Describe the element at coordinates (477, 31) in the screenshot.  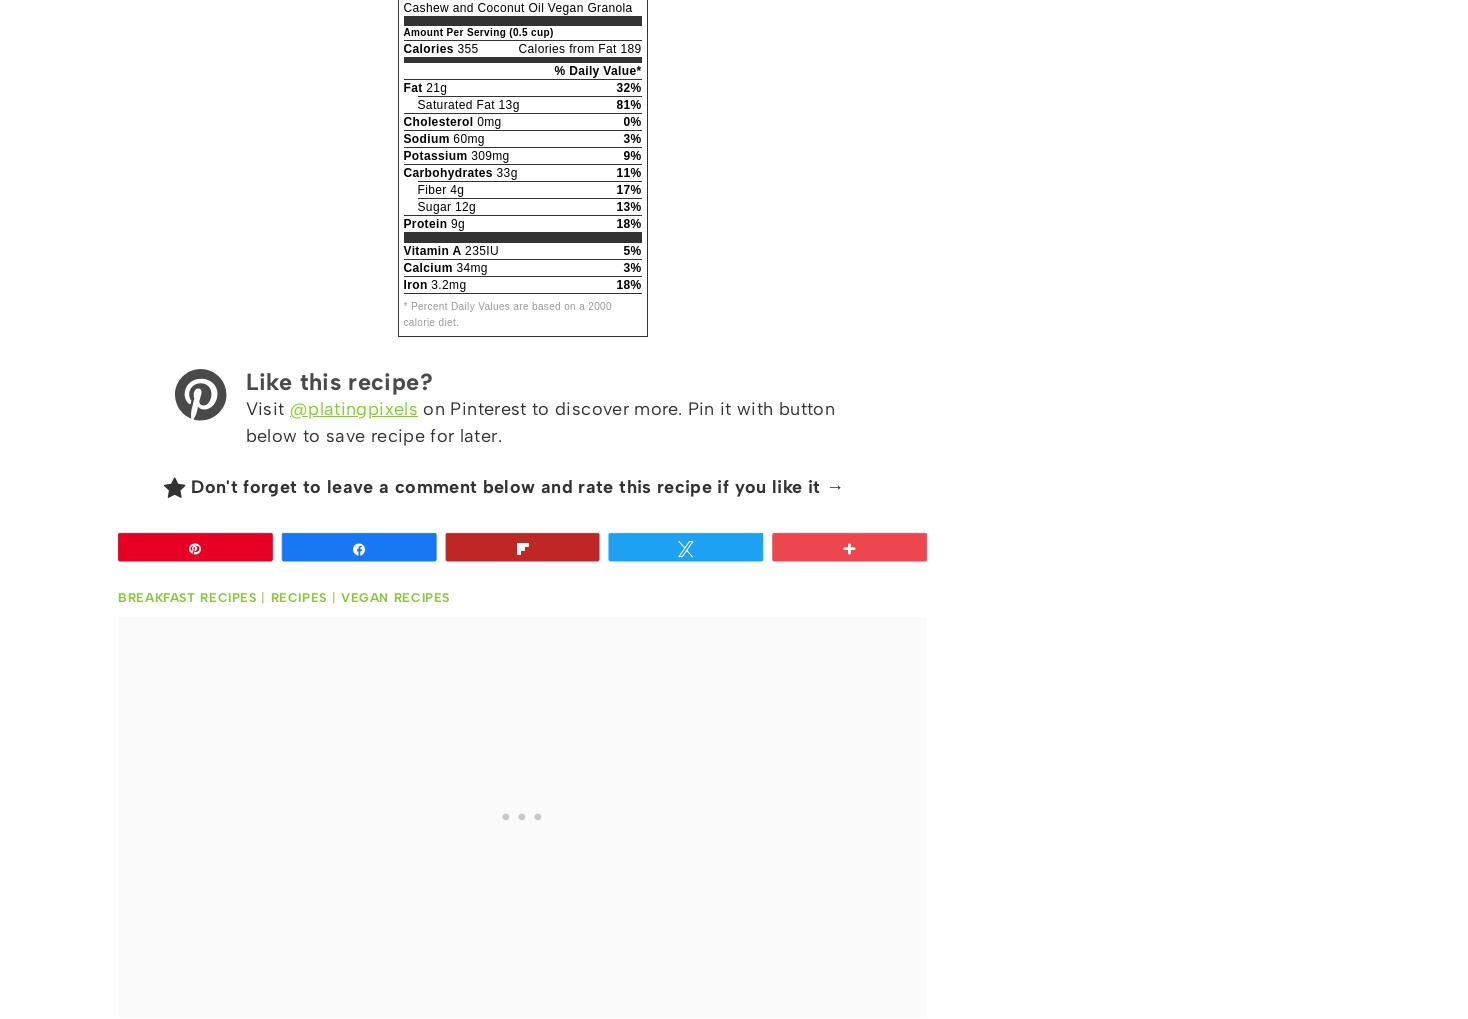
I see `'Amount Per Serving		 (0.5 cup)'` at that location.